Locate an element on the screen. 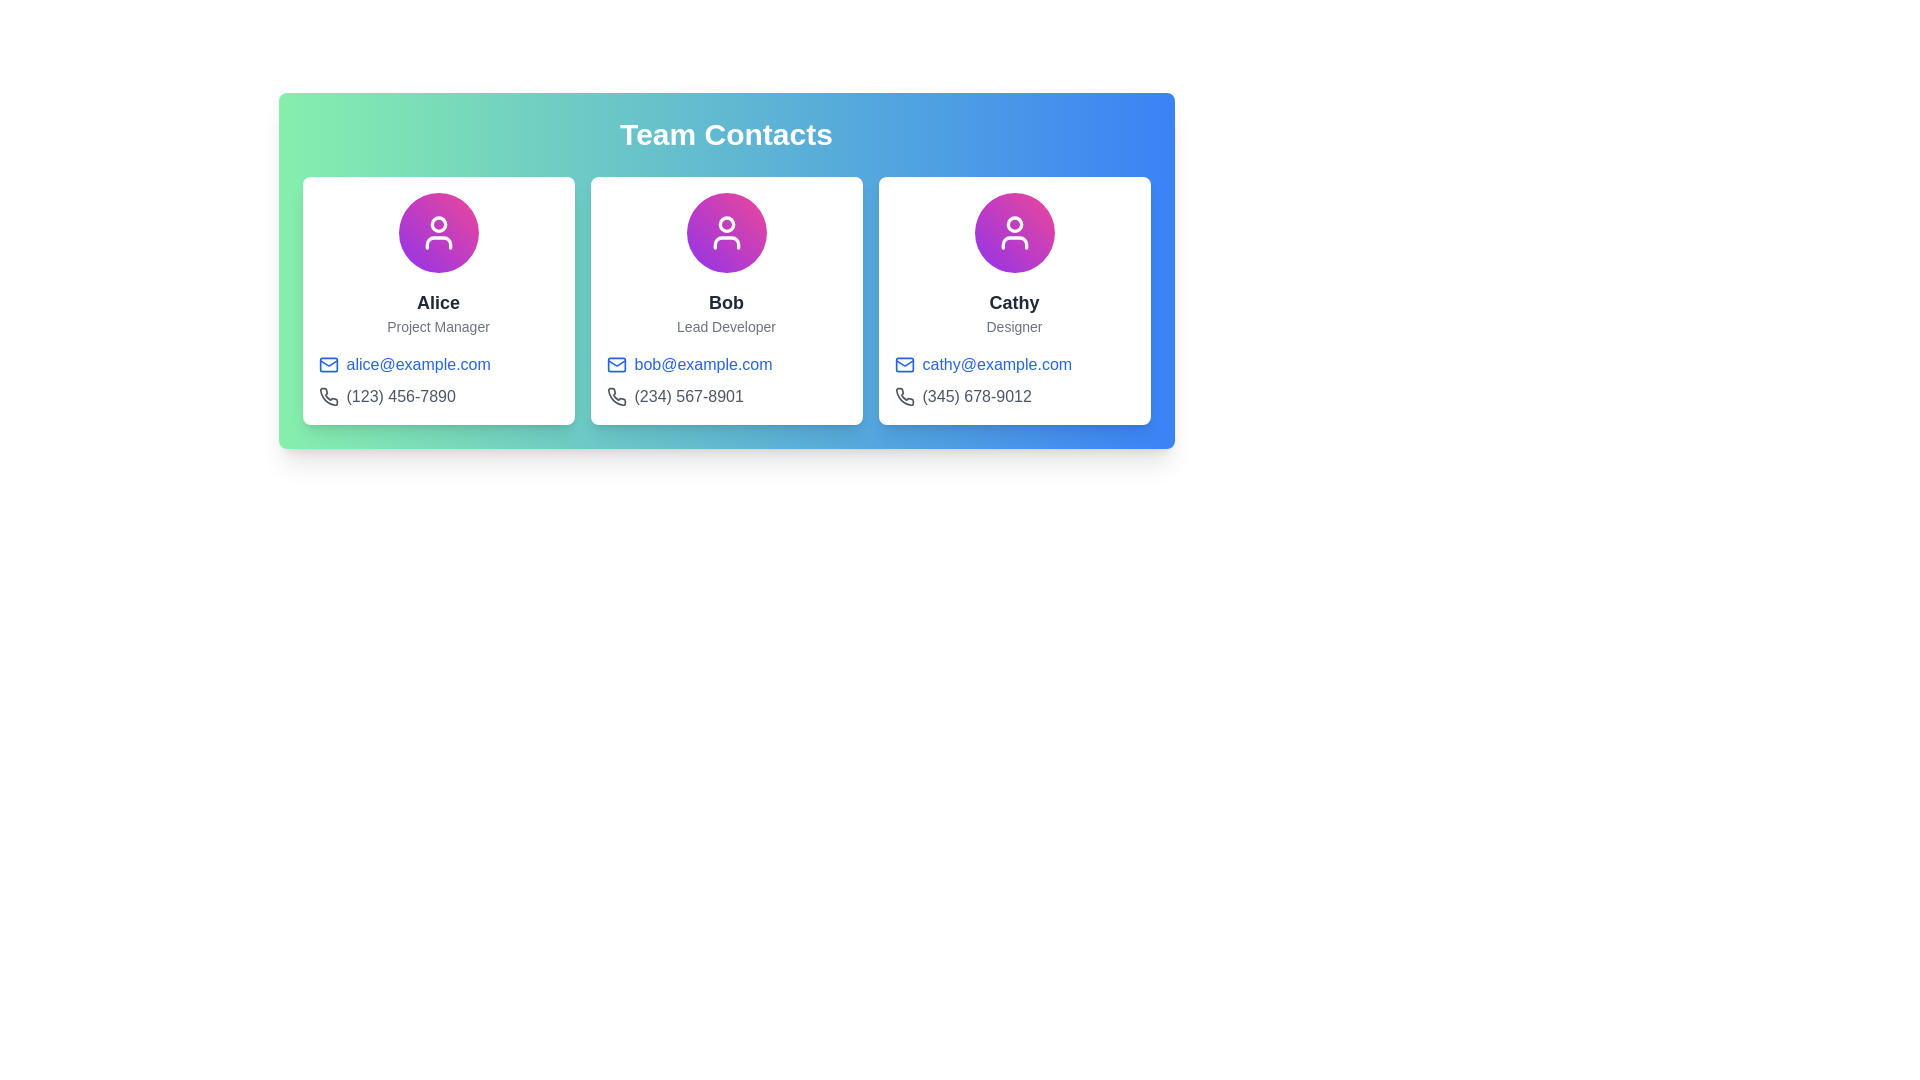 This screenshot has width=1920, height=1080. the text label displaying 'Lead Developer', which is styled in gray and positioned below 'Bob' within the middle card of the layout is located at coordinates (725, 326).